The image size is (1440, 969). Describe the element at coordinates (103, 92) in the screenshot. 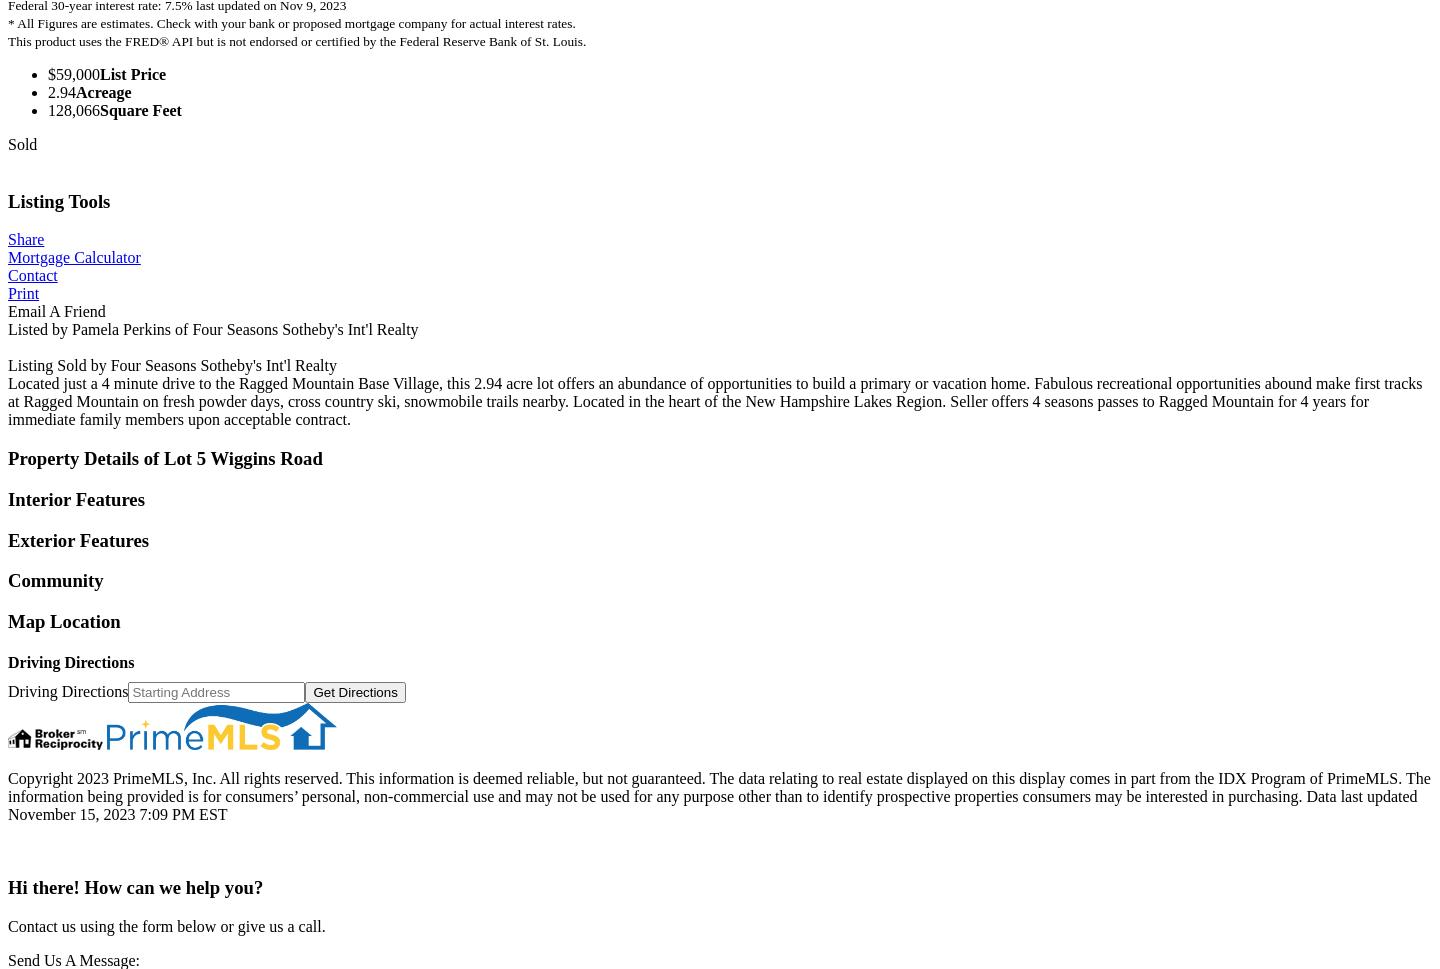

I see `'Acreage'` at that location.